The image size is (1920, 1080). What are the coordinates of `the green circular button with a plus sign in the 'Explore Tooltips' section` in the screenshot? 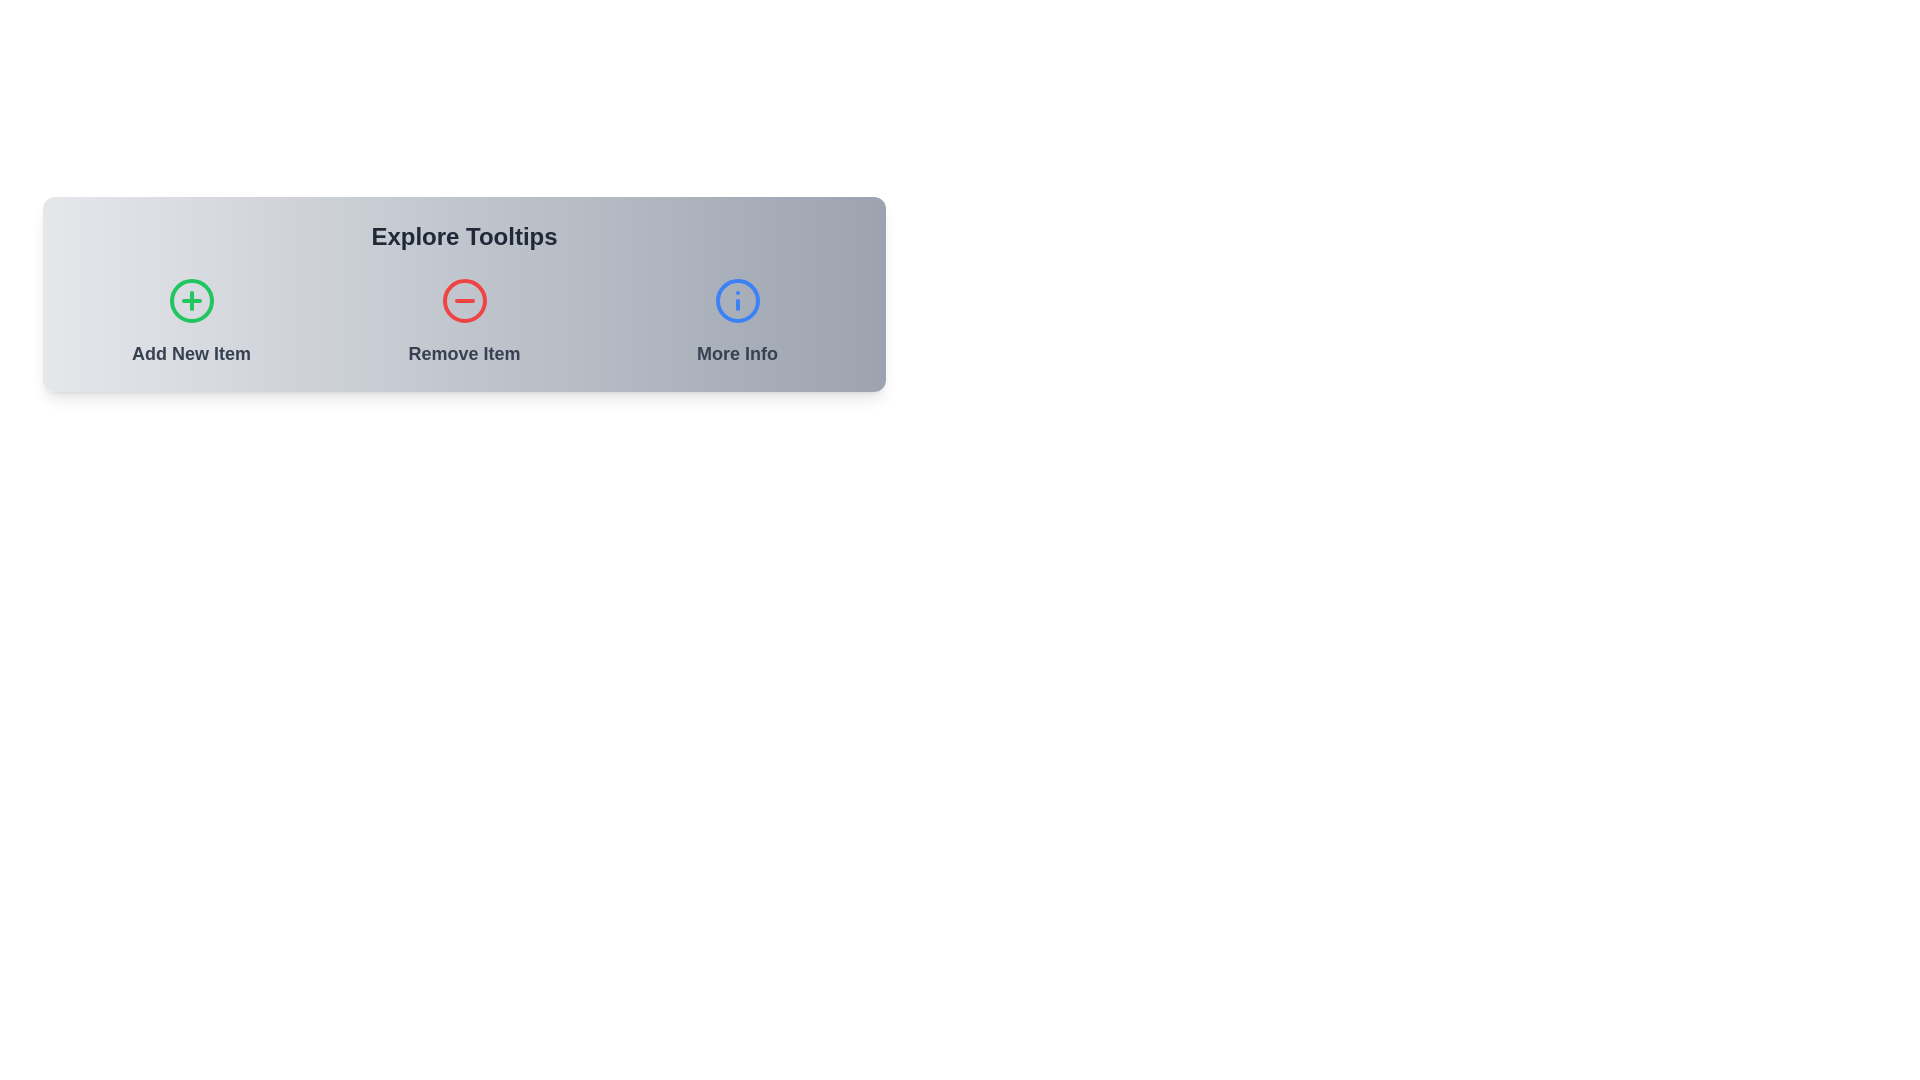 It's located at (191, 300).